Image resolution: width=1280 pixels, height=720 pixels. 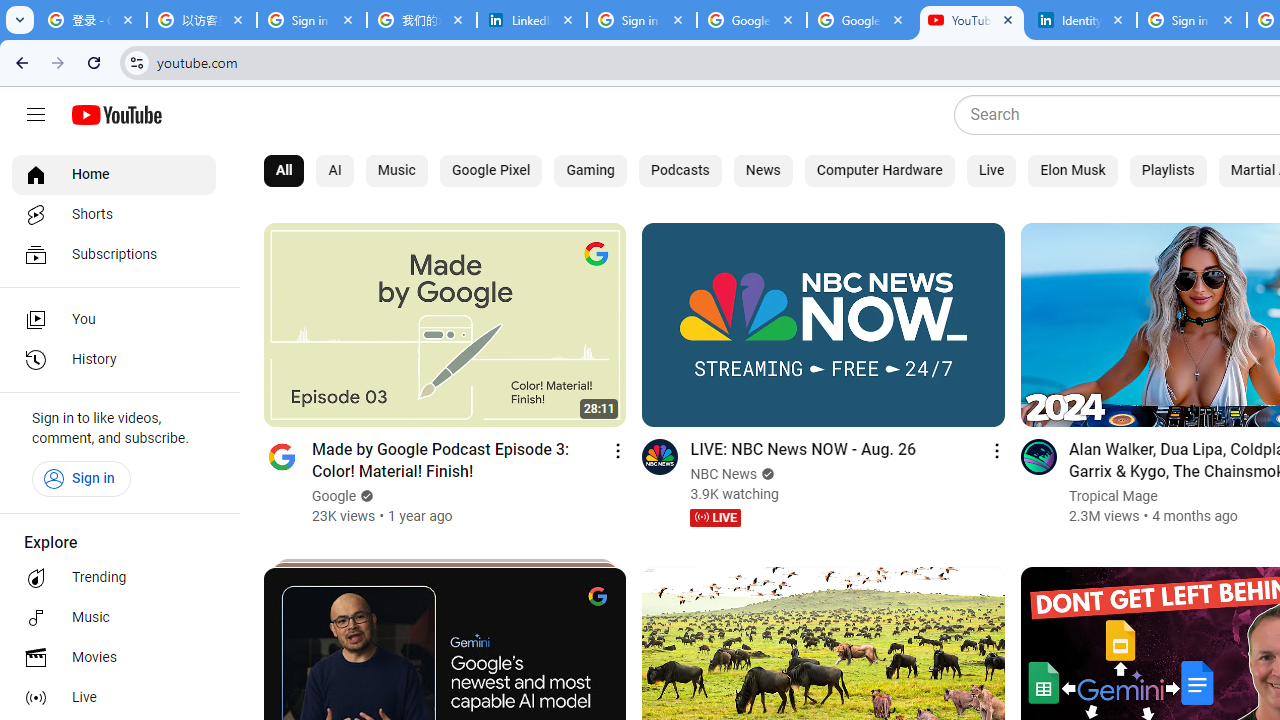 I want to click on 'Google Pixel', so click(x=490, y=170).